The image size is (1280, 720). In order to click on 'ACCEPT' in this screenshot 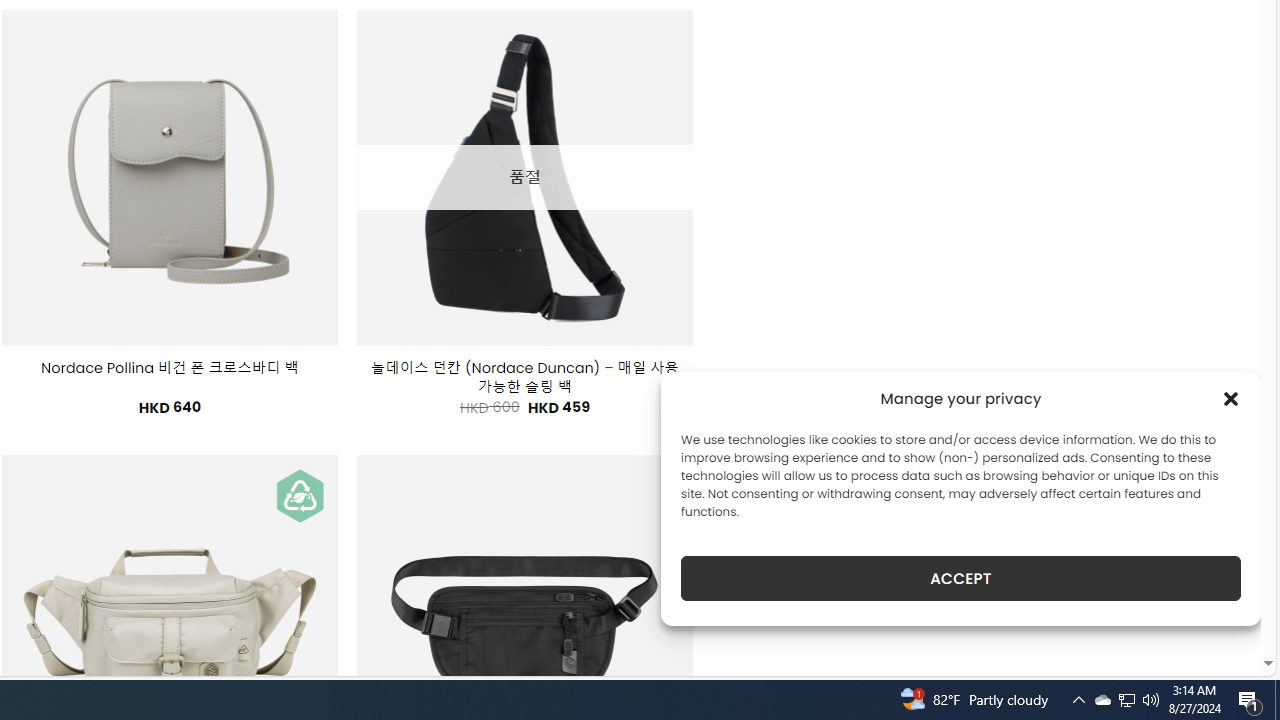, I will do `click(961, 578)`.